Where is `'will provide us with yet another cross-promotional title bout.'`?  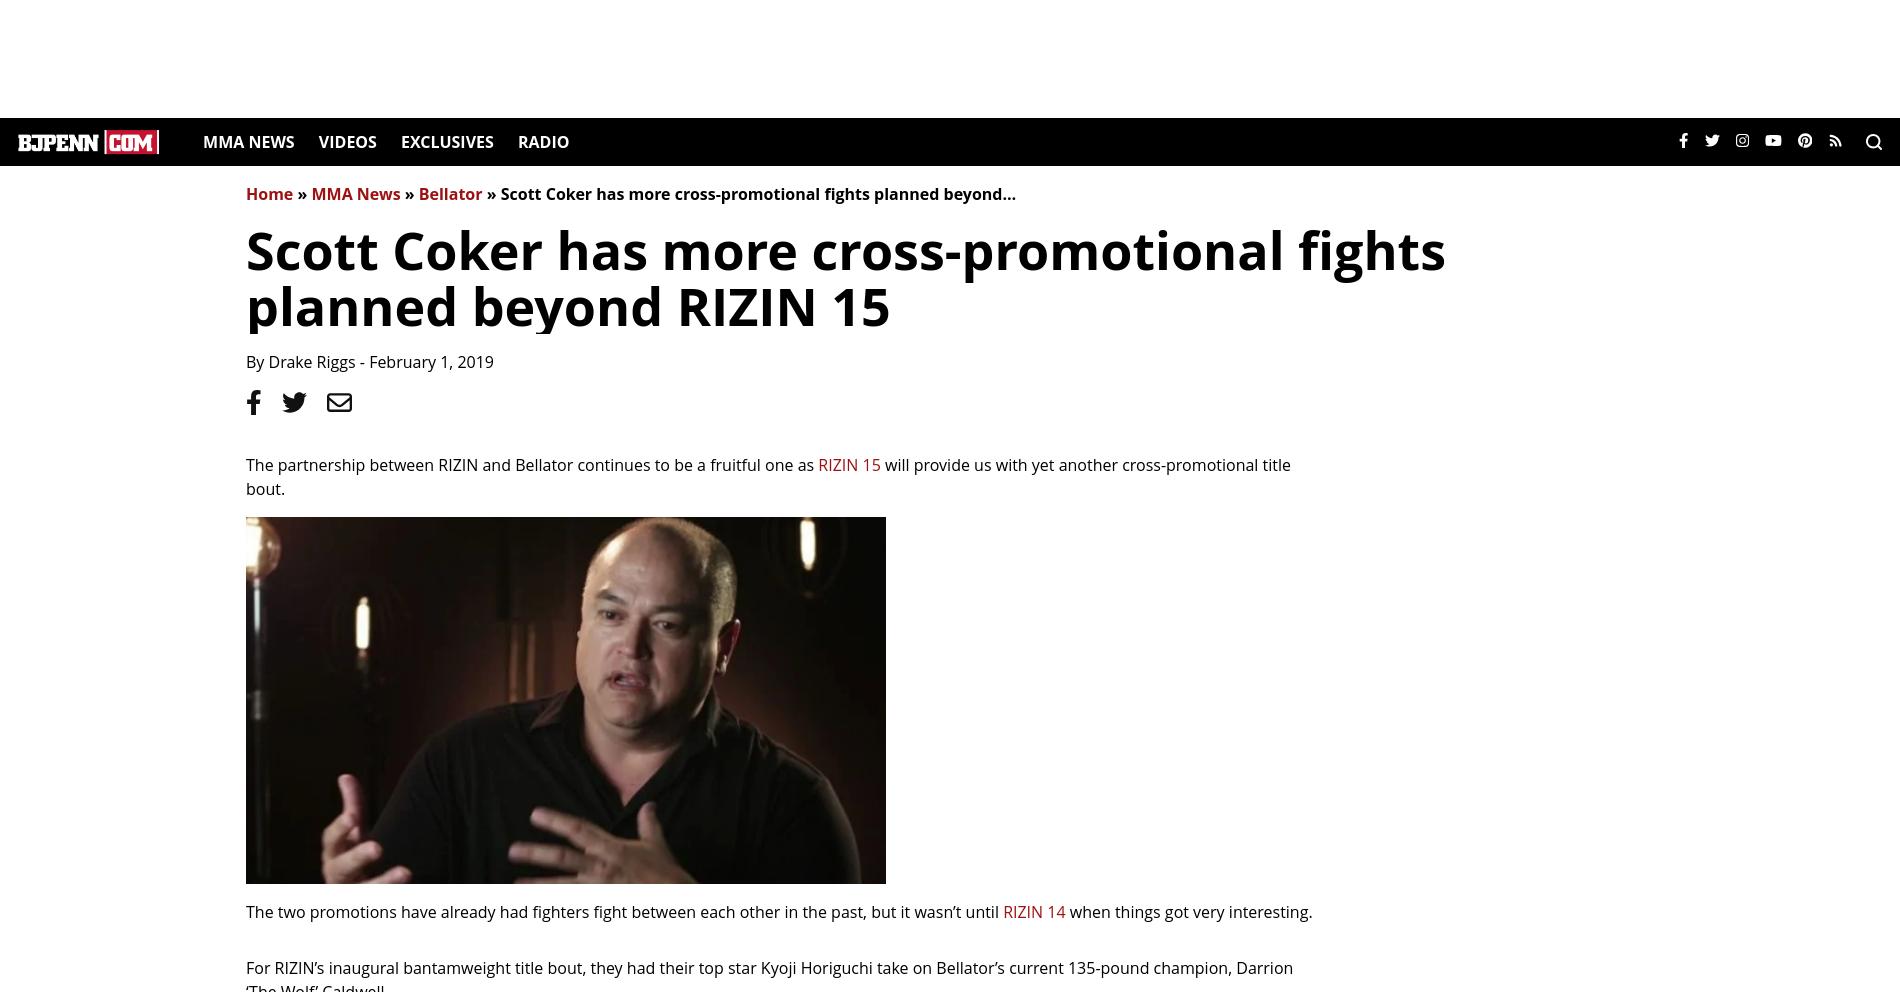
'will provide us with yet another cross-promotional title bout.' is located at coordinates (766, 476).